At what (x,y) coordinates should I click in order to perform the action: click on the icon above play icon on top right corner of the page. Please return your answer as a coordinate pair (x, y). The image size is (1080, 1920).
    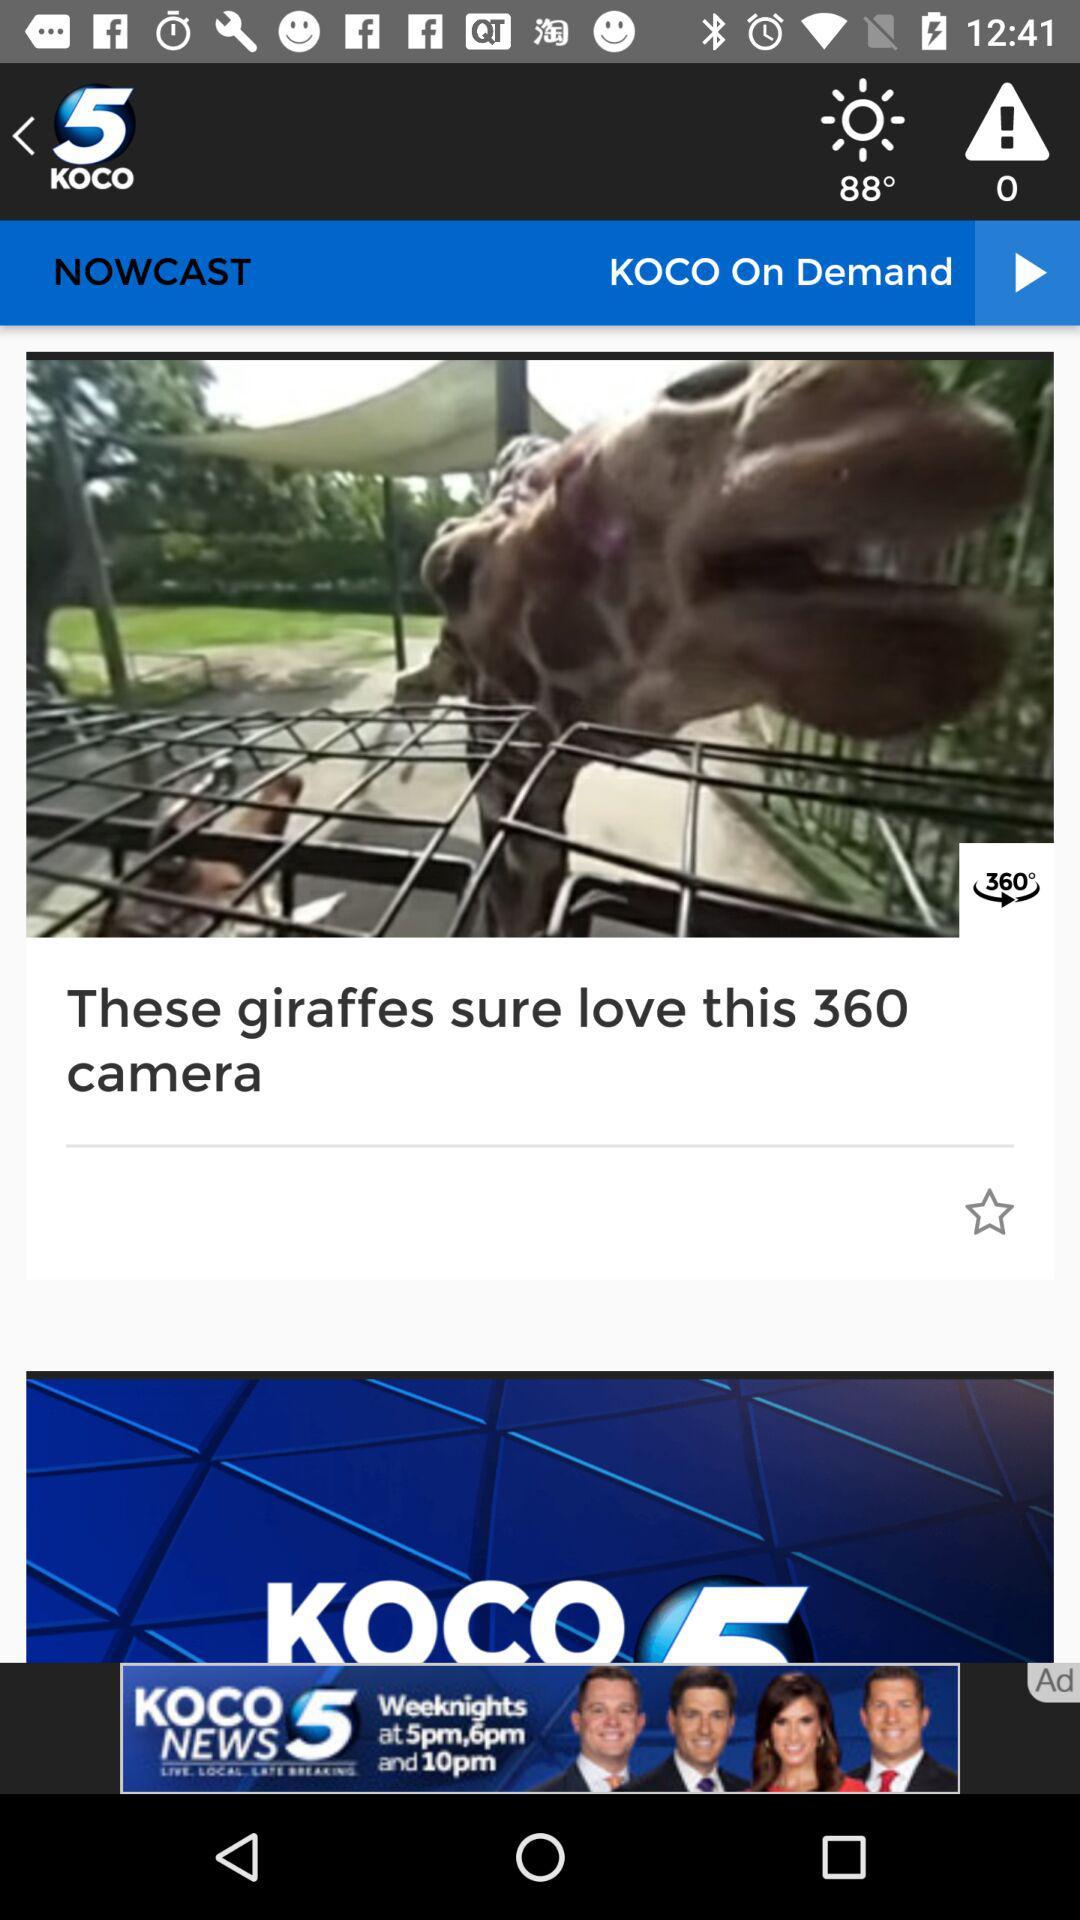
    Looking at the image, I should click on (1006, 120).